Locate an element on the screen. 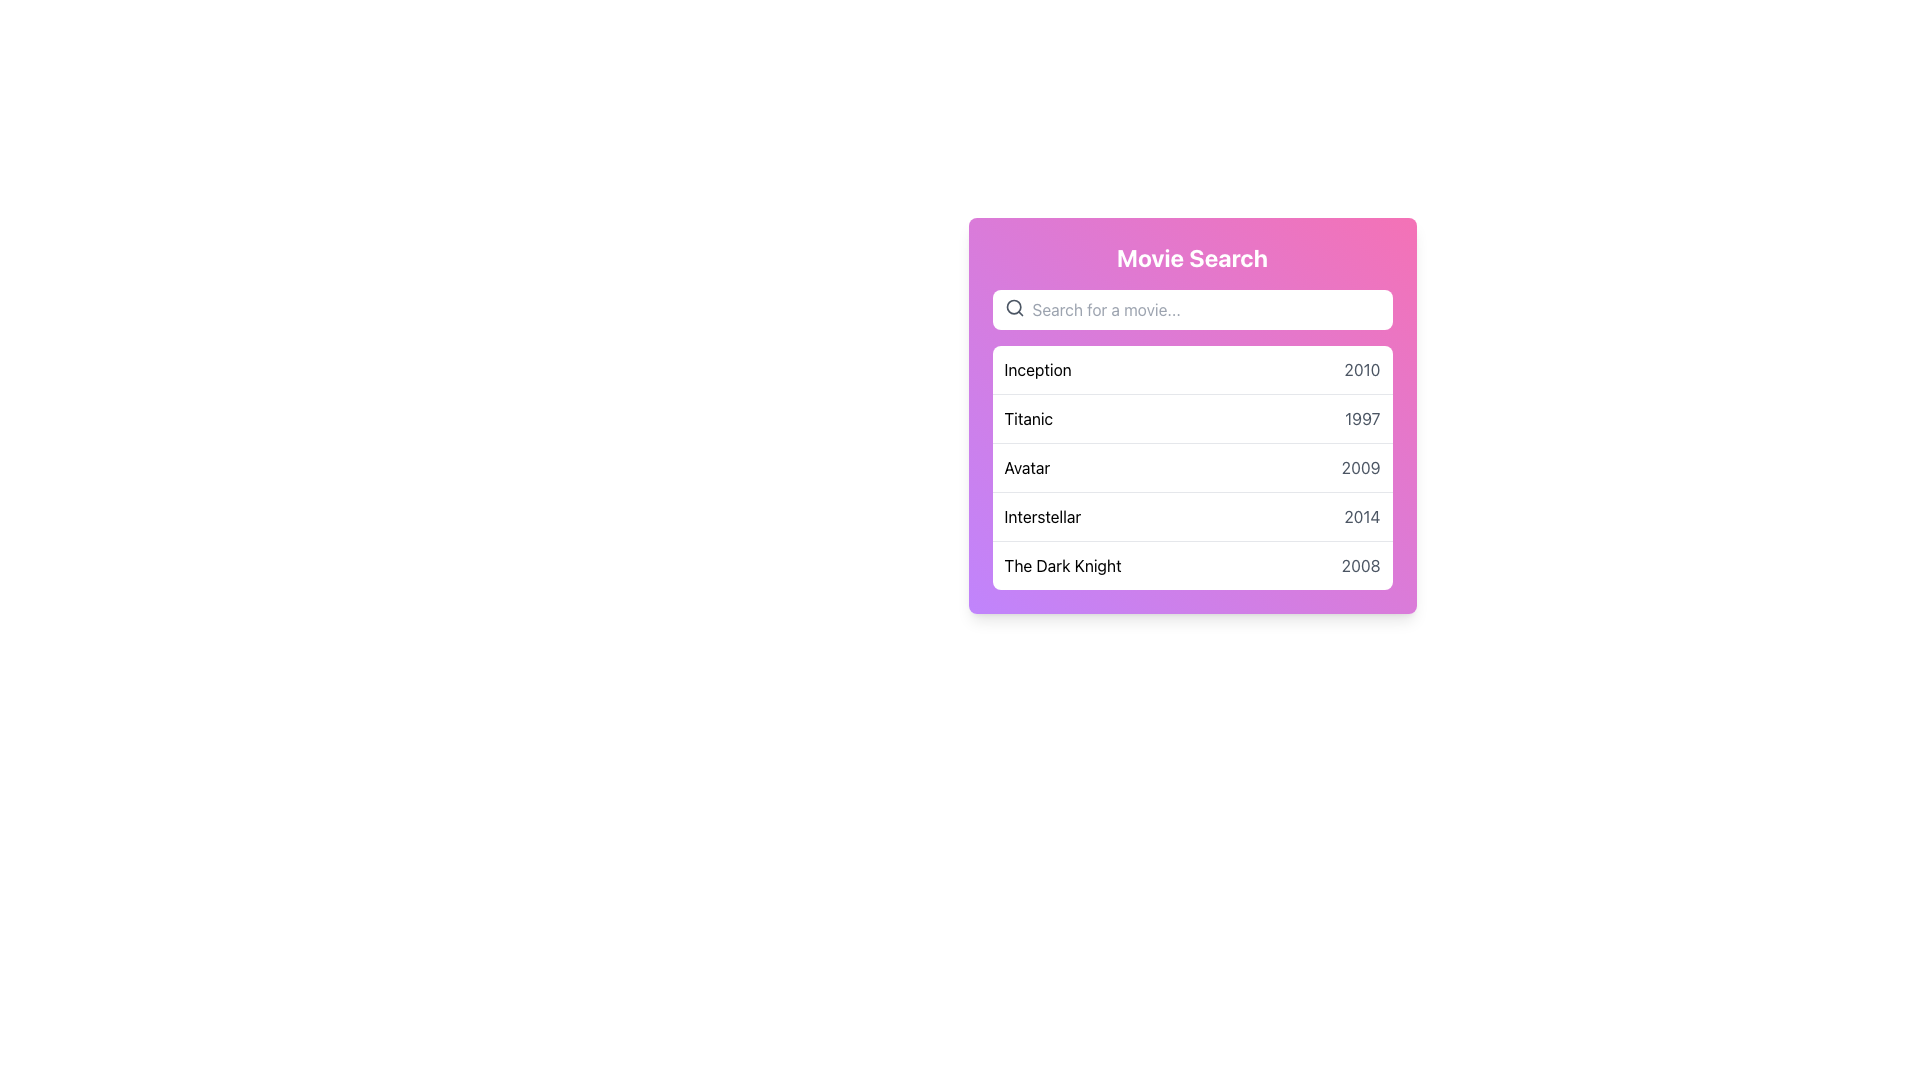 This screenshot has height=1080, width=1920. text label displaying the release year of the movie 'Avatar' located on the right side of the third row in the 'Movie Search' card interface is located at coordinates (1360, 467).